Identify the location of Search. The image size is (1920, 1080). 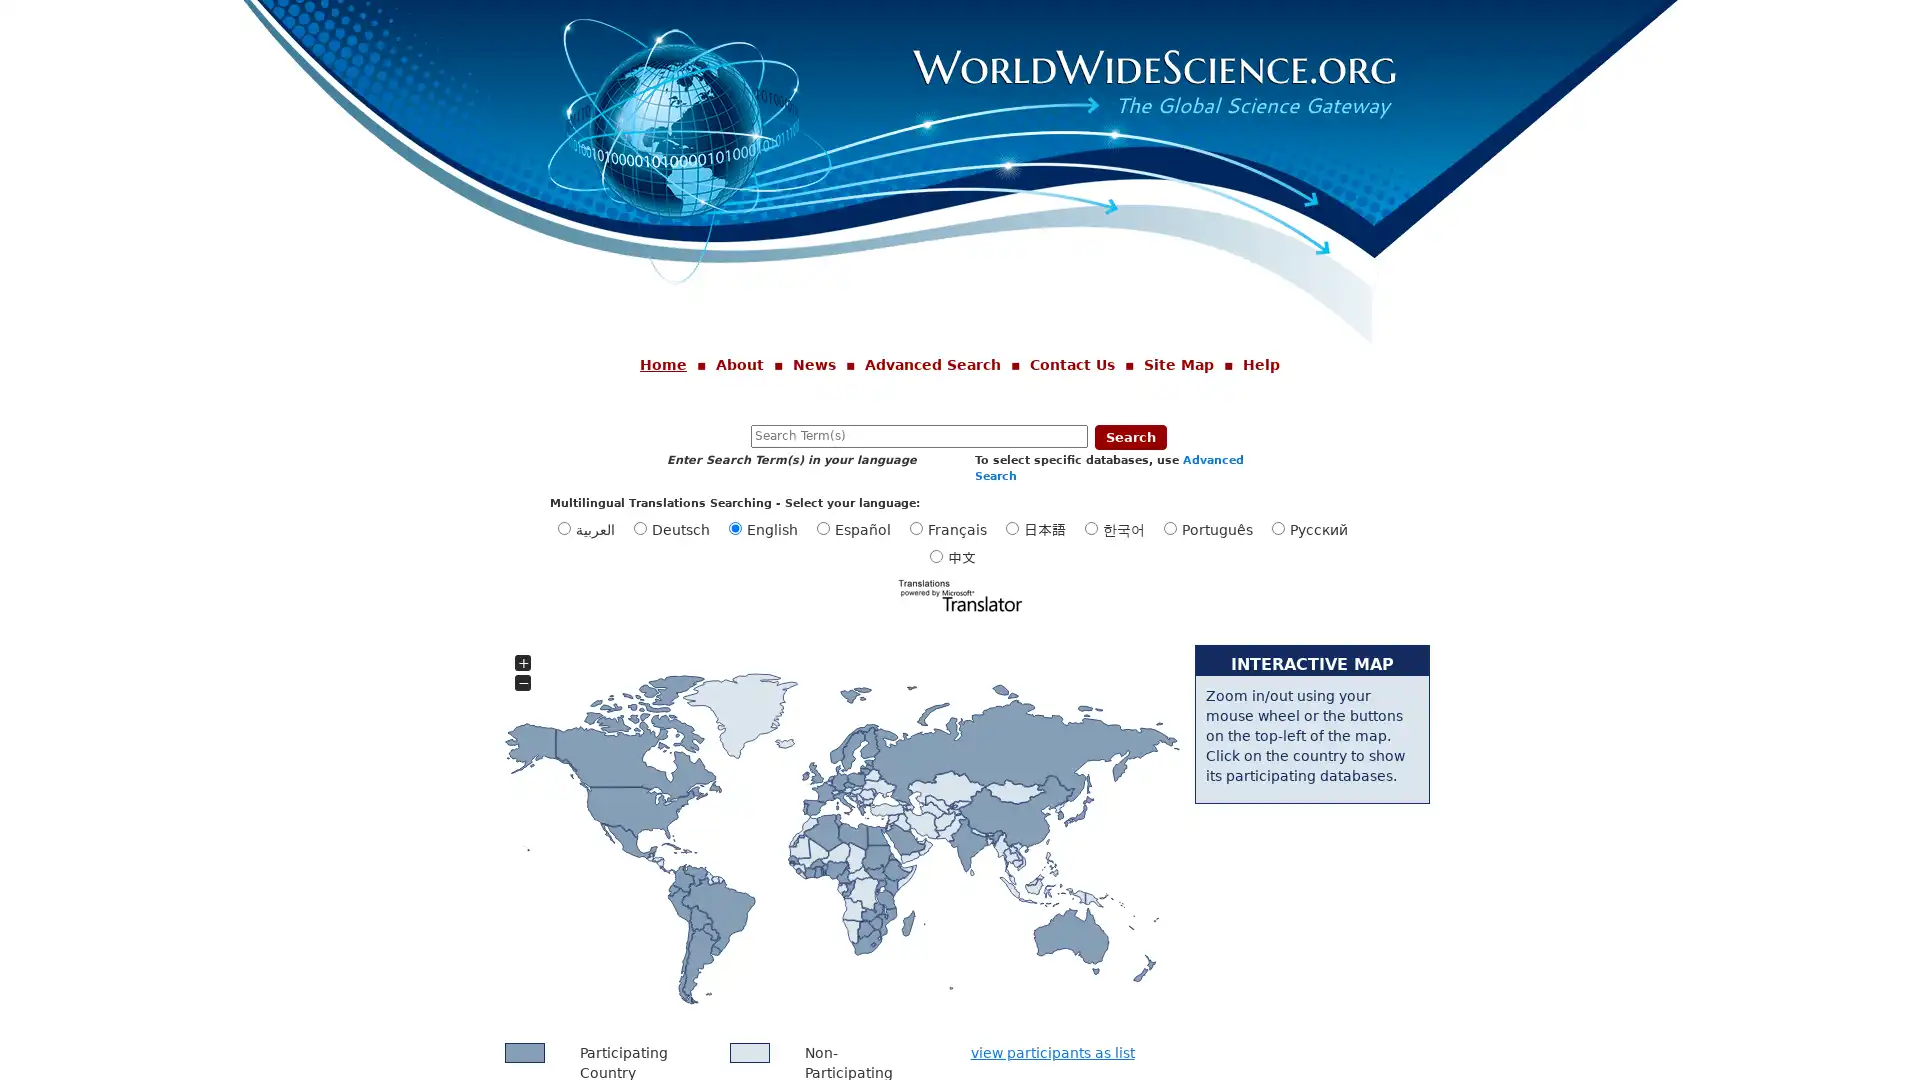
(1129, 436).